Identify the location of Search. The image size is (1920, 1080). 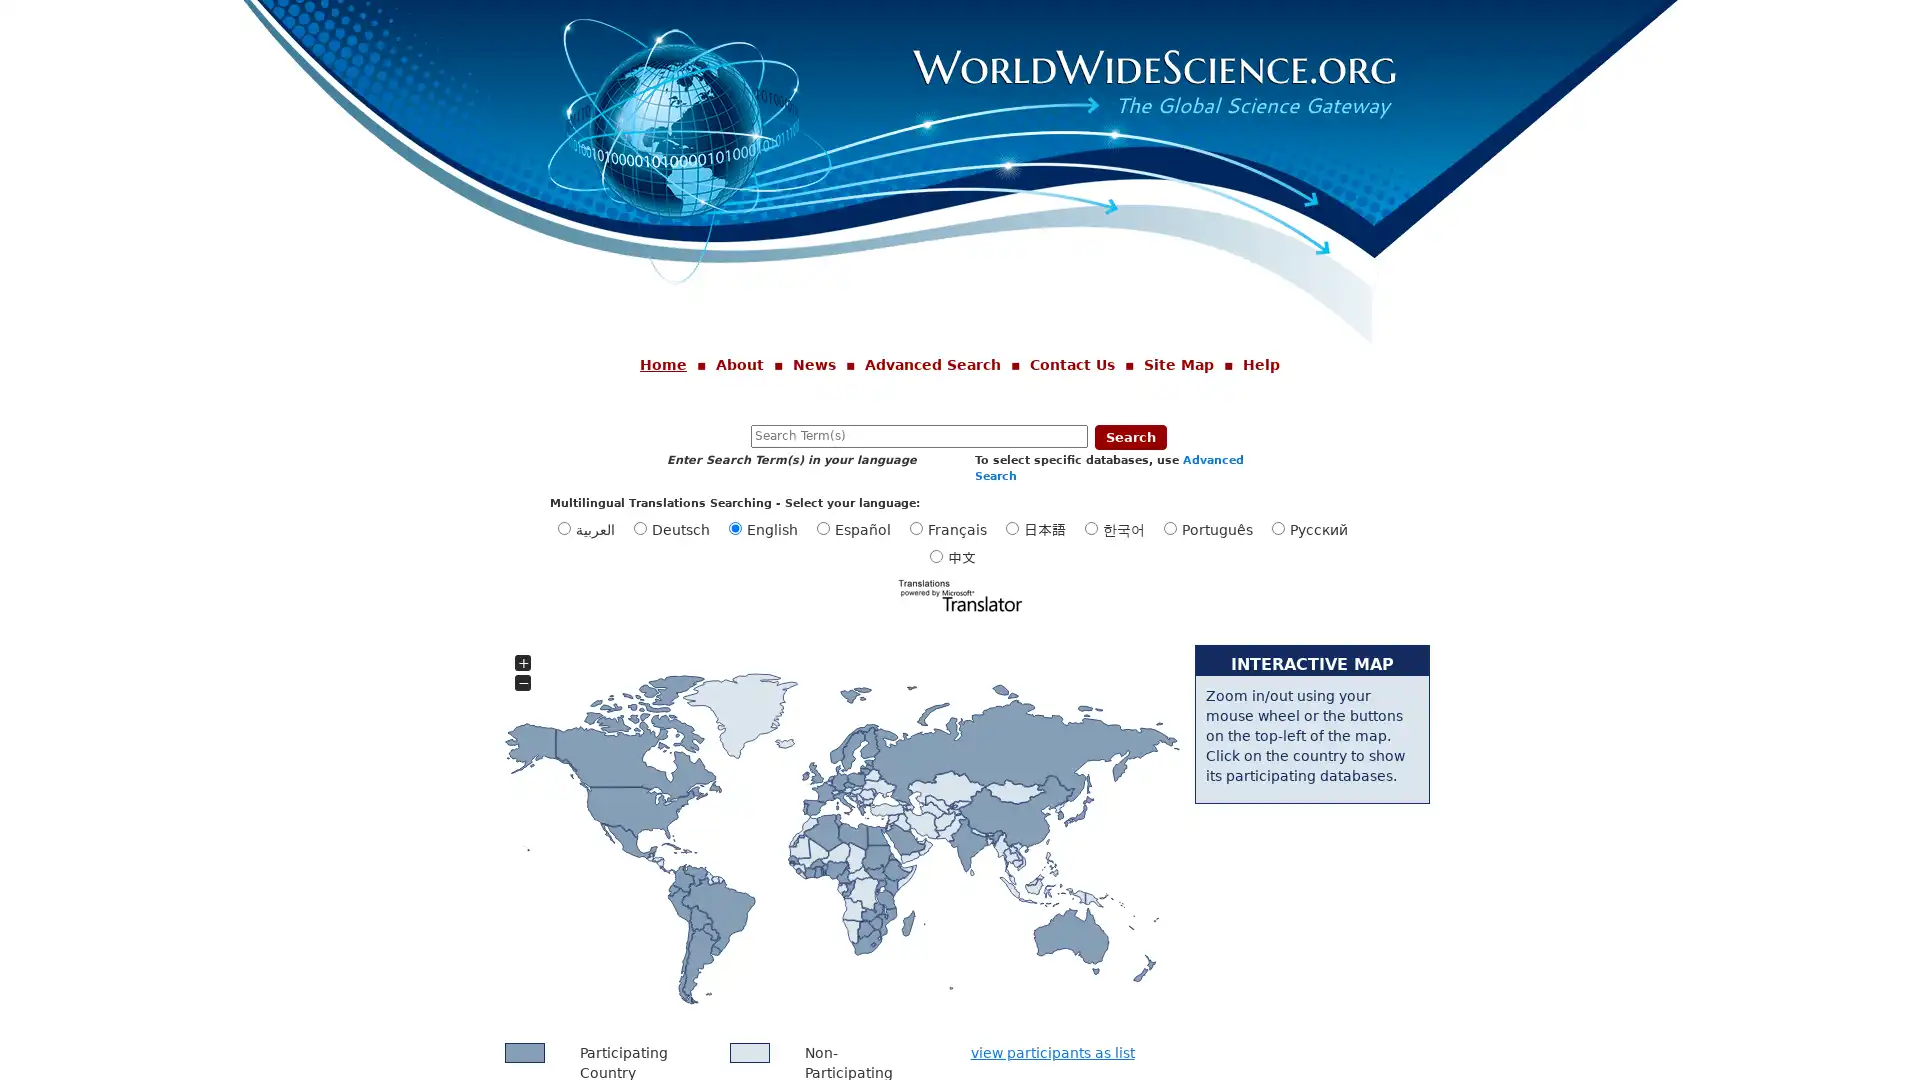
(1129, 436).